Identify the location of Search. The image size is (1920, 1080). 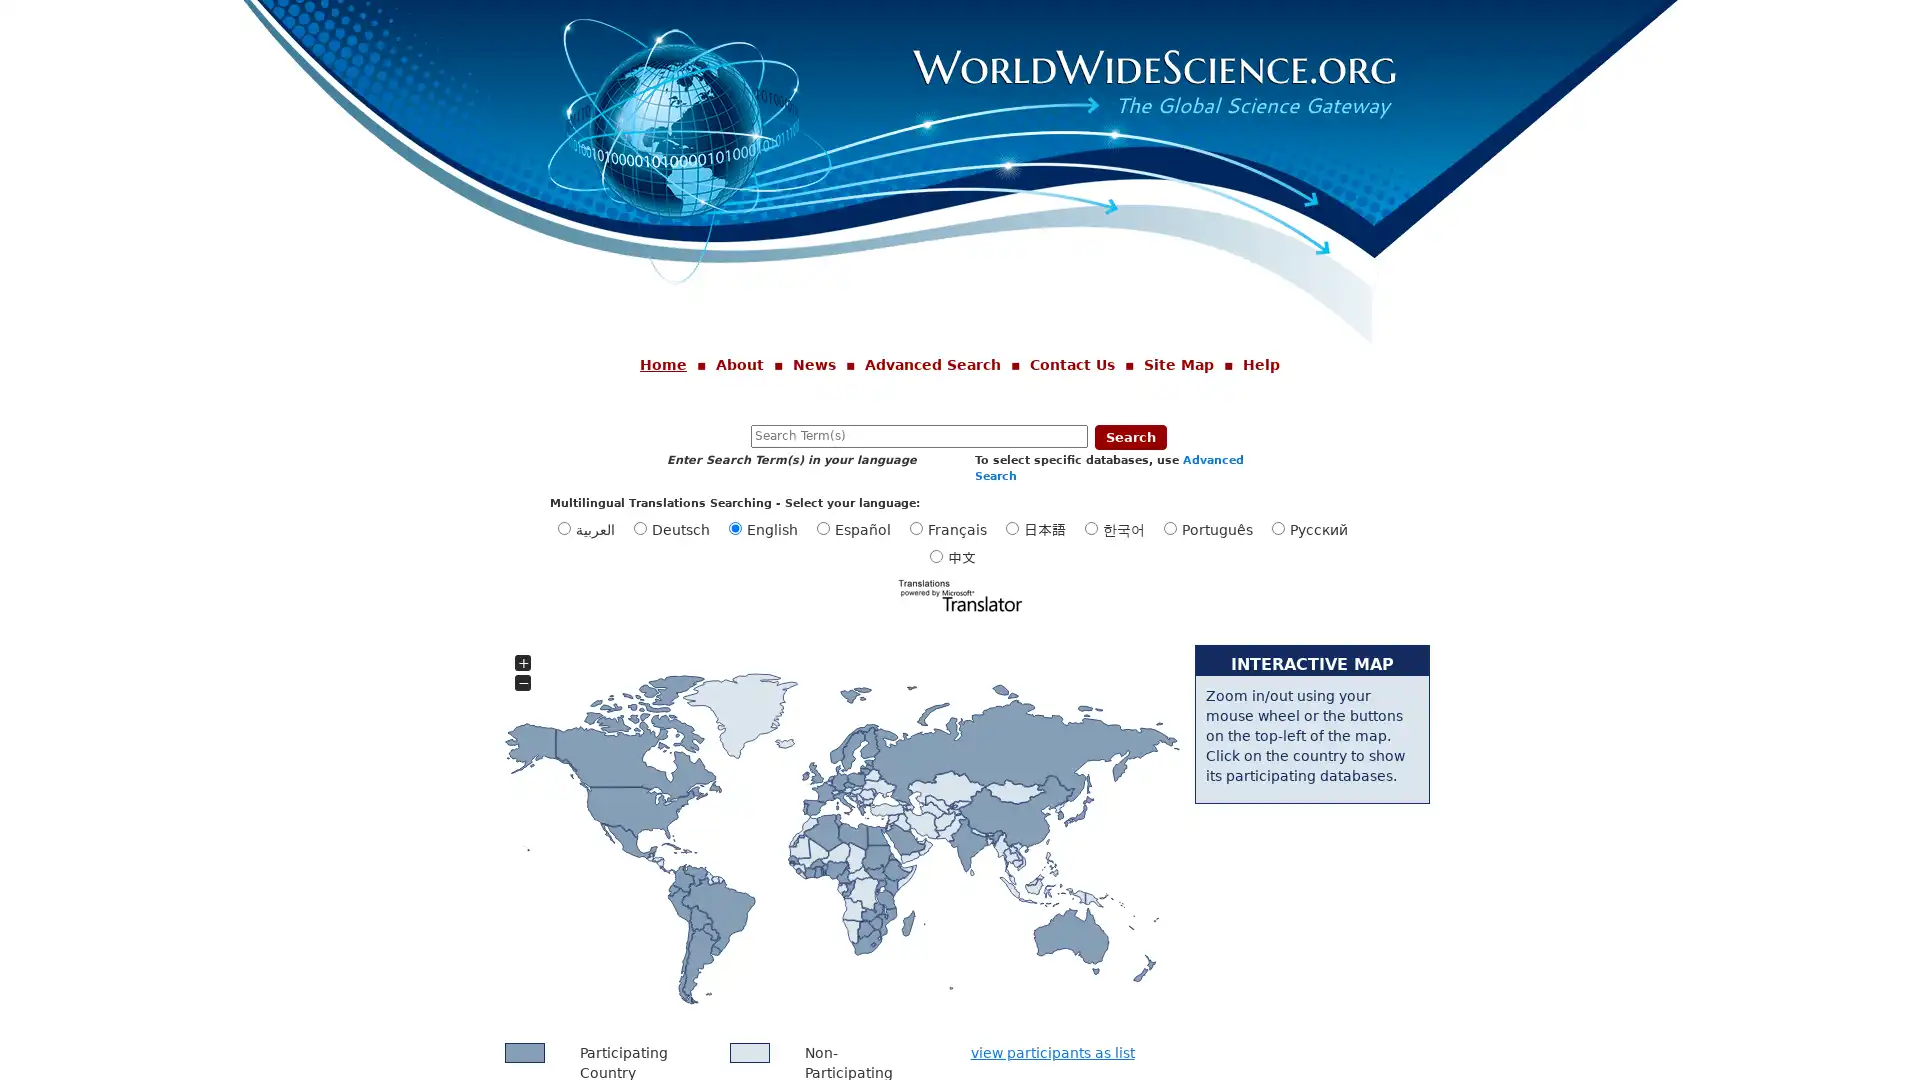
(1129, 436).